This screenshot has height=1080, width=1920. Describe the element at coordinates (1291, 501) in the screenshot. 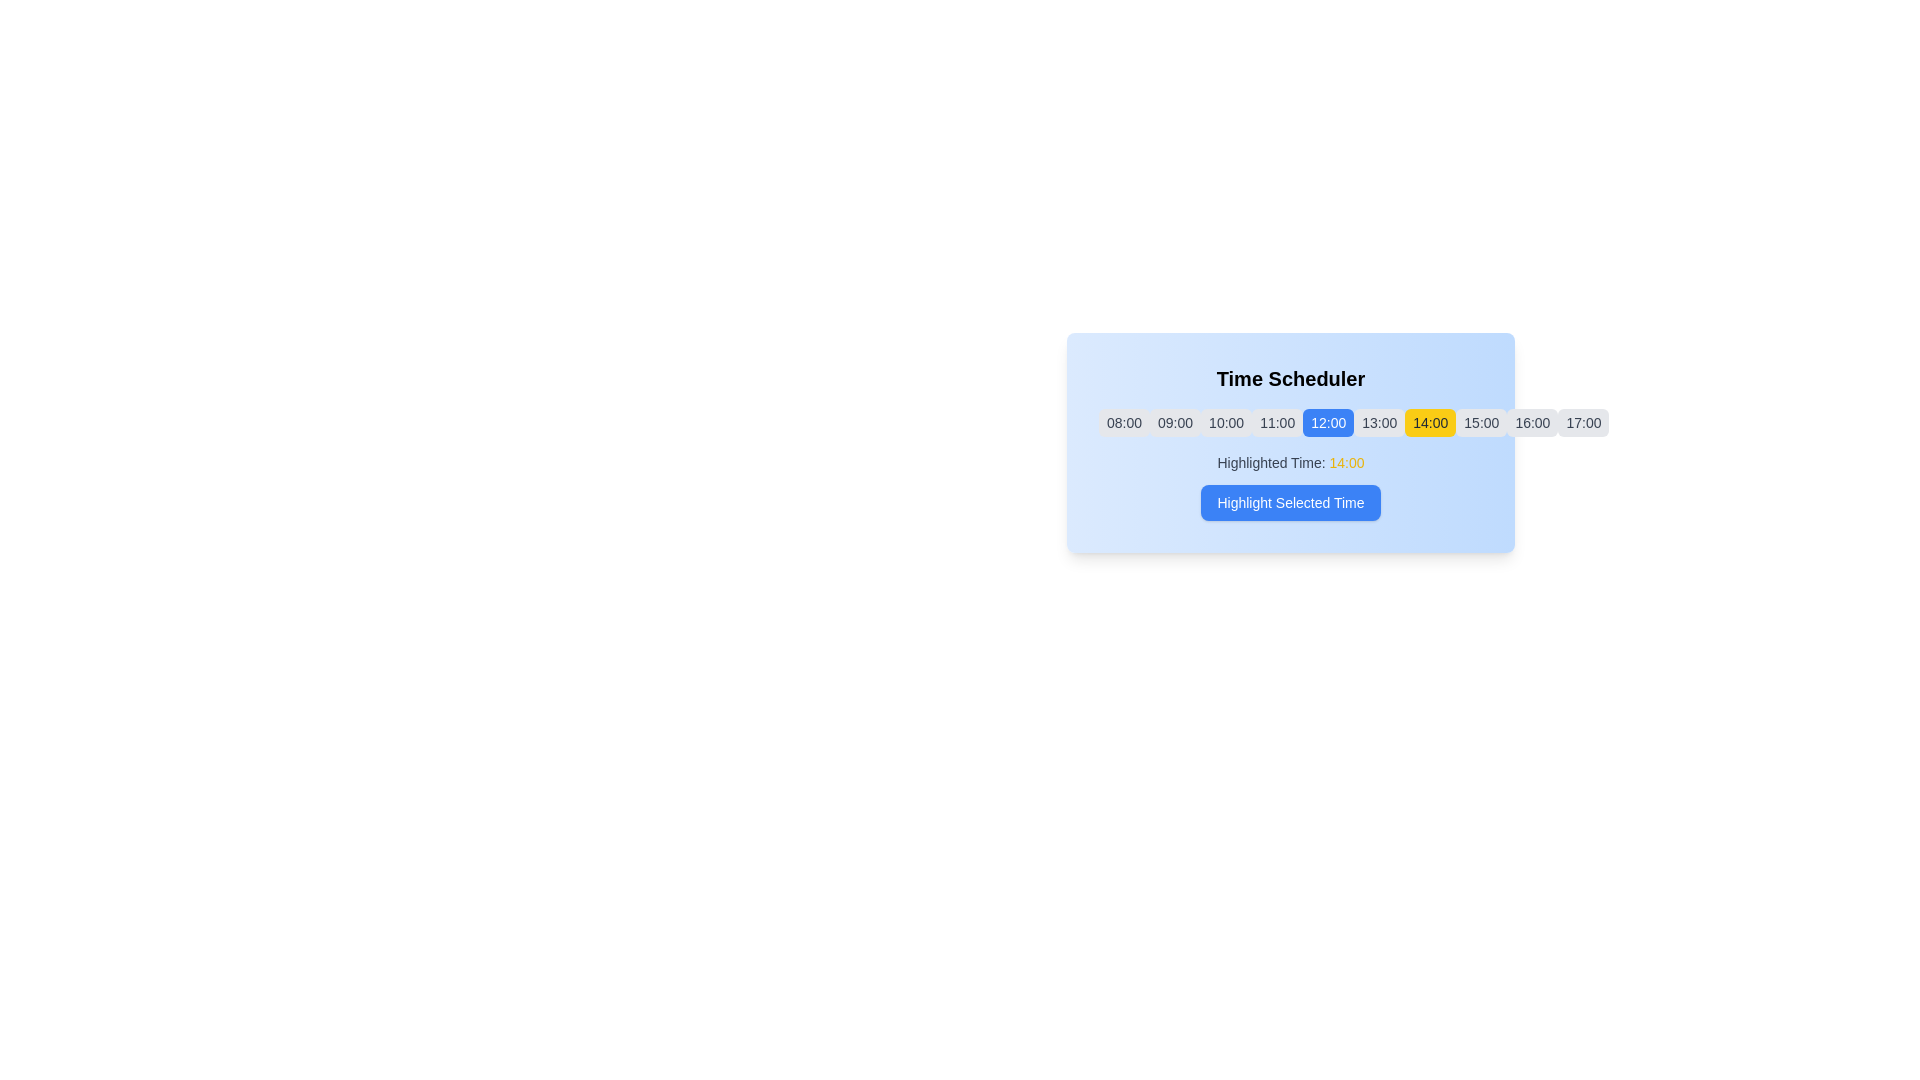

I see `the button located centrally below the text 'Highlighted Time: 14:00'` at that location.